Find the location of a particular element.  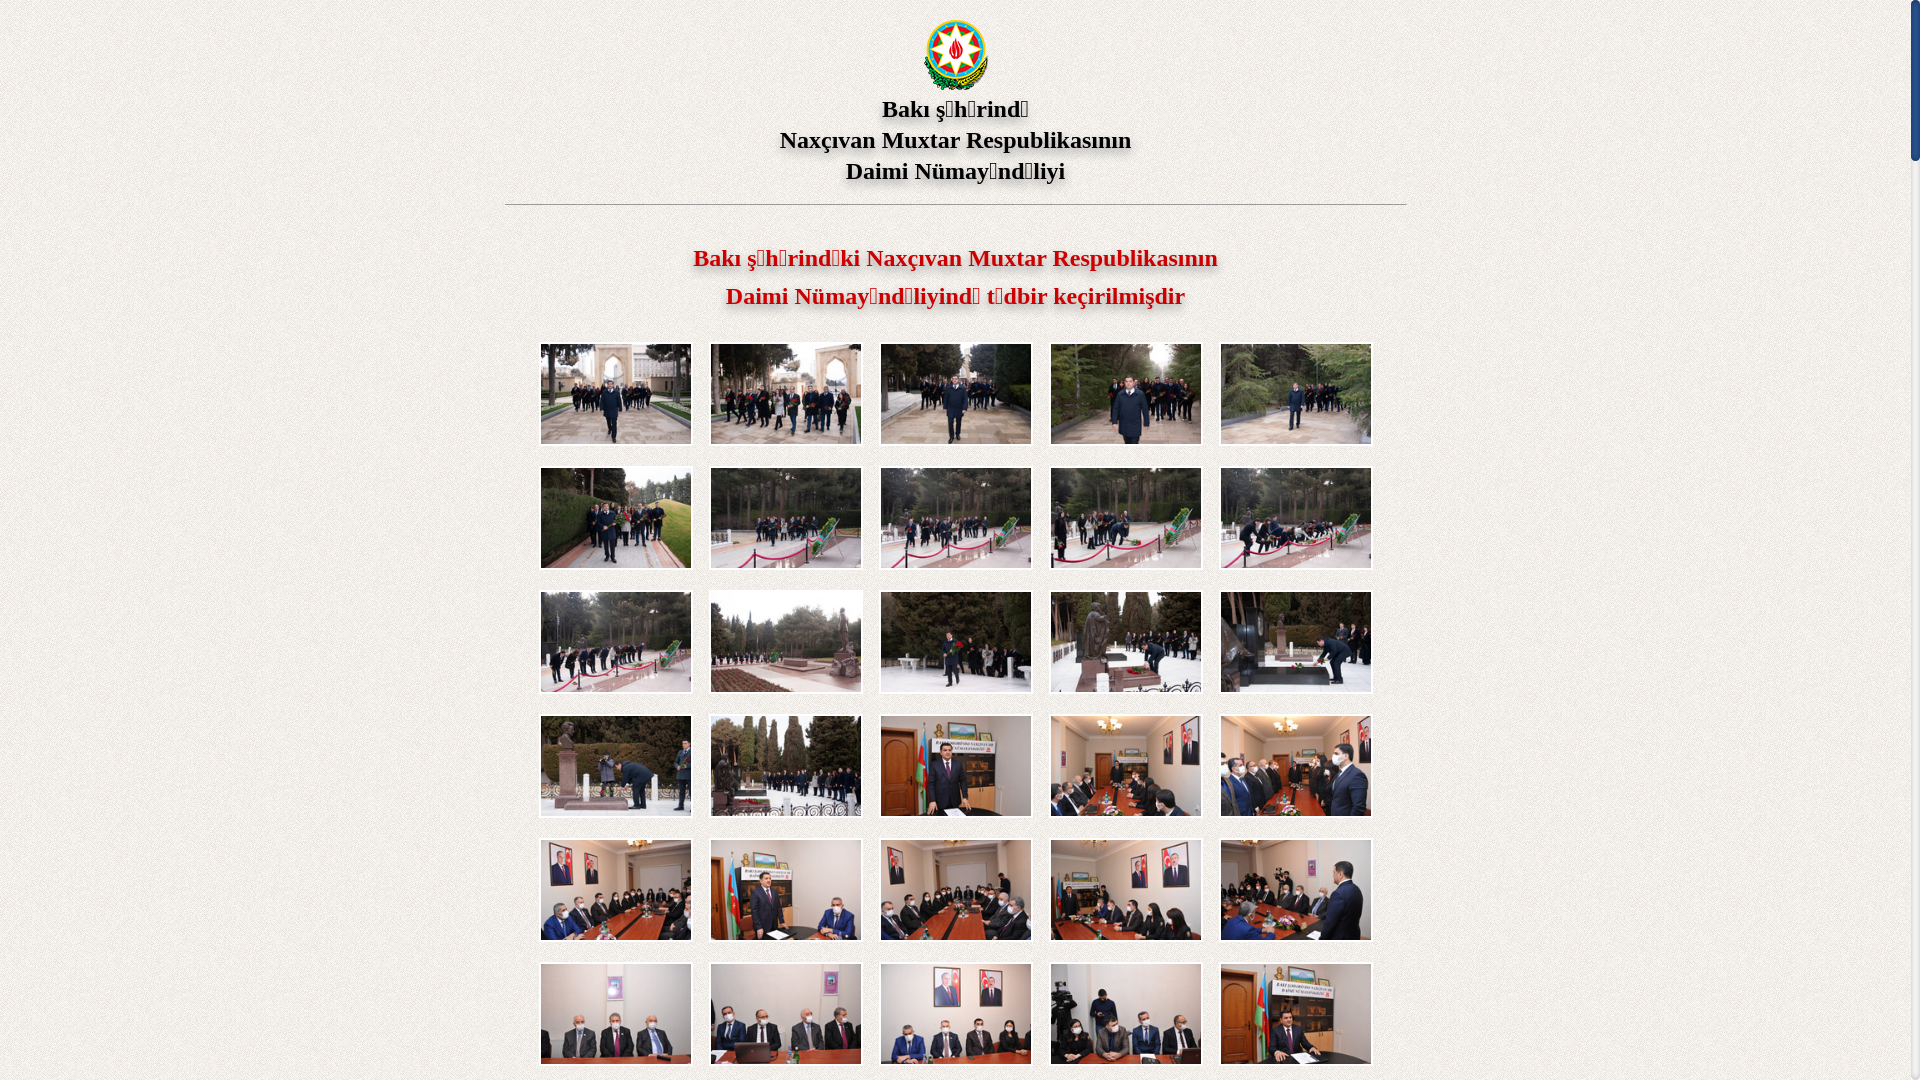

'Click to enlarge' is located at coordinates (1217, 889).